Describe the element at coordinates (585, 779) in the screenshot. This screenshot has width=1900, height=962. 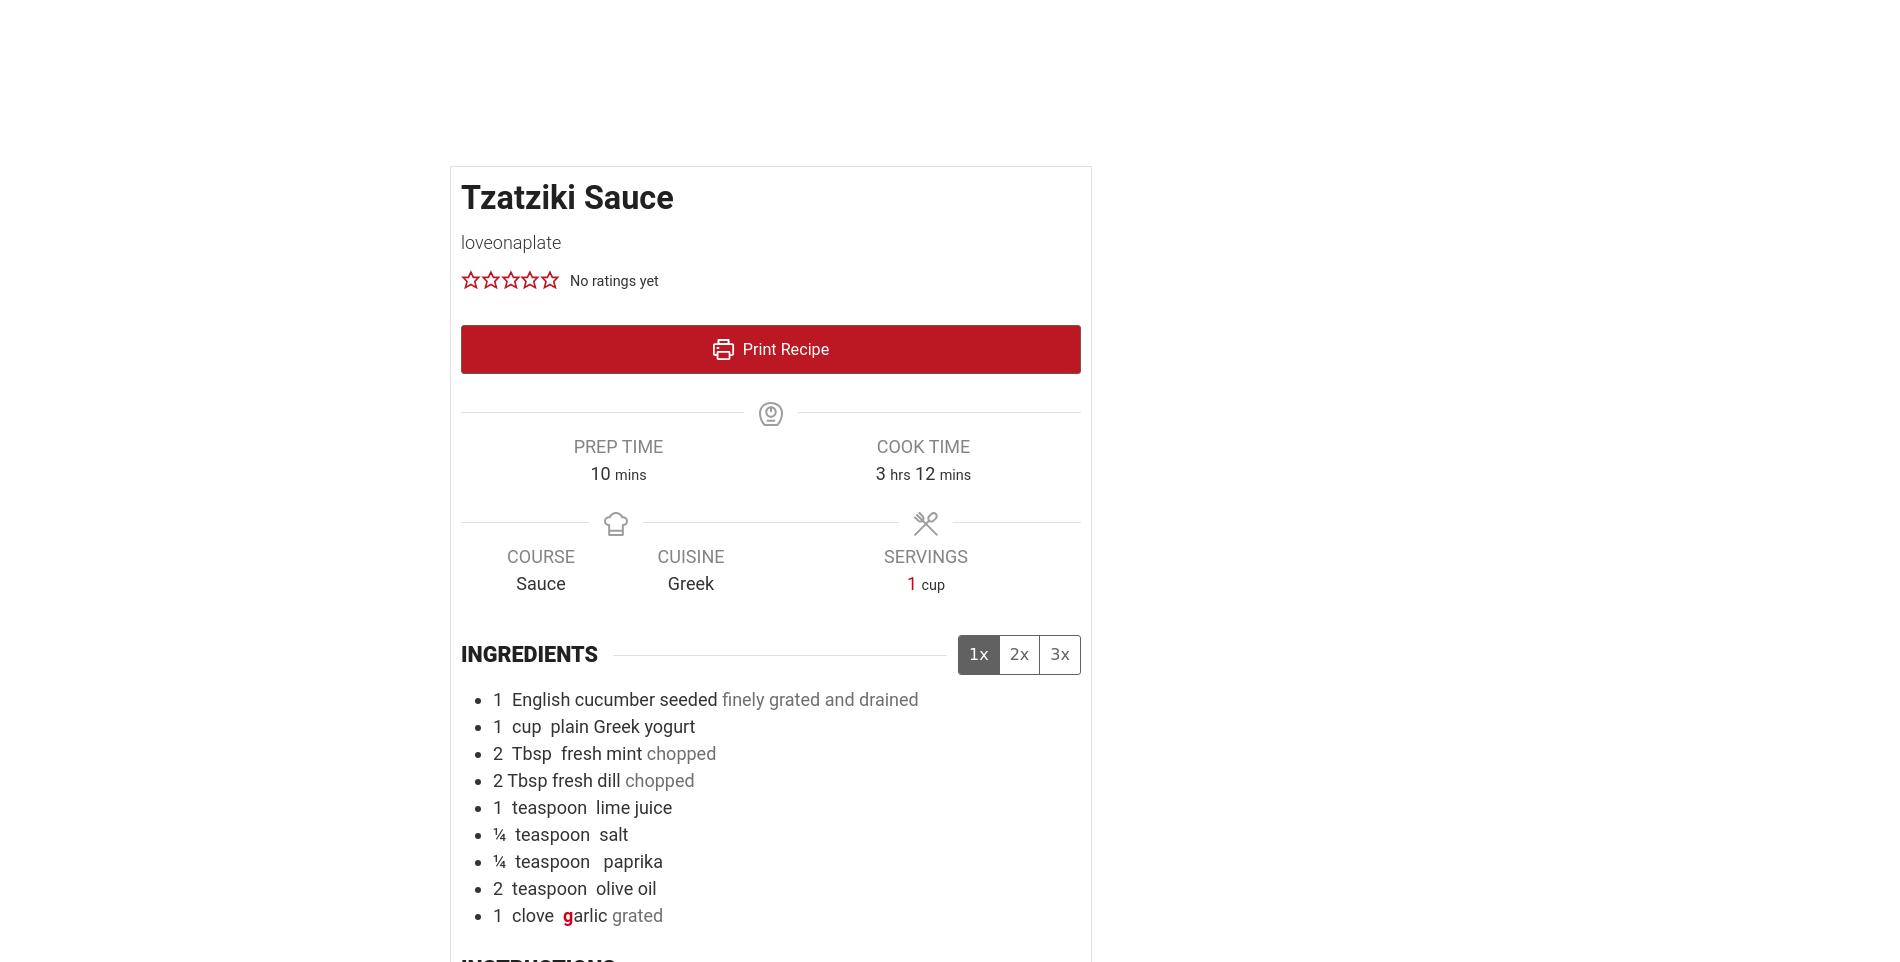
I see `'fresh dill'` at that location.